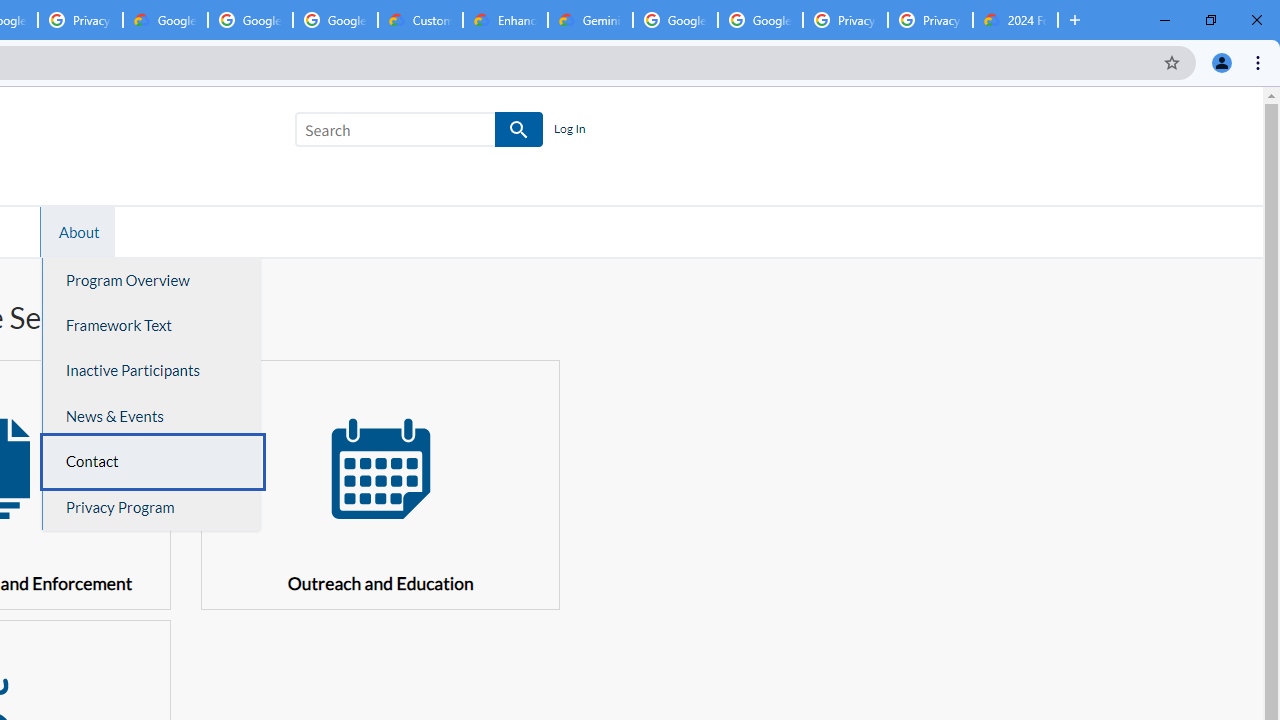 This screenshot has width=1280, height=720. Describe the element at coordinates (79, 230) in the screenshot. I see `'About'` at that location.